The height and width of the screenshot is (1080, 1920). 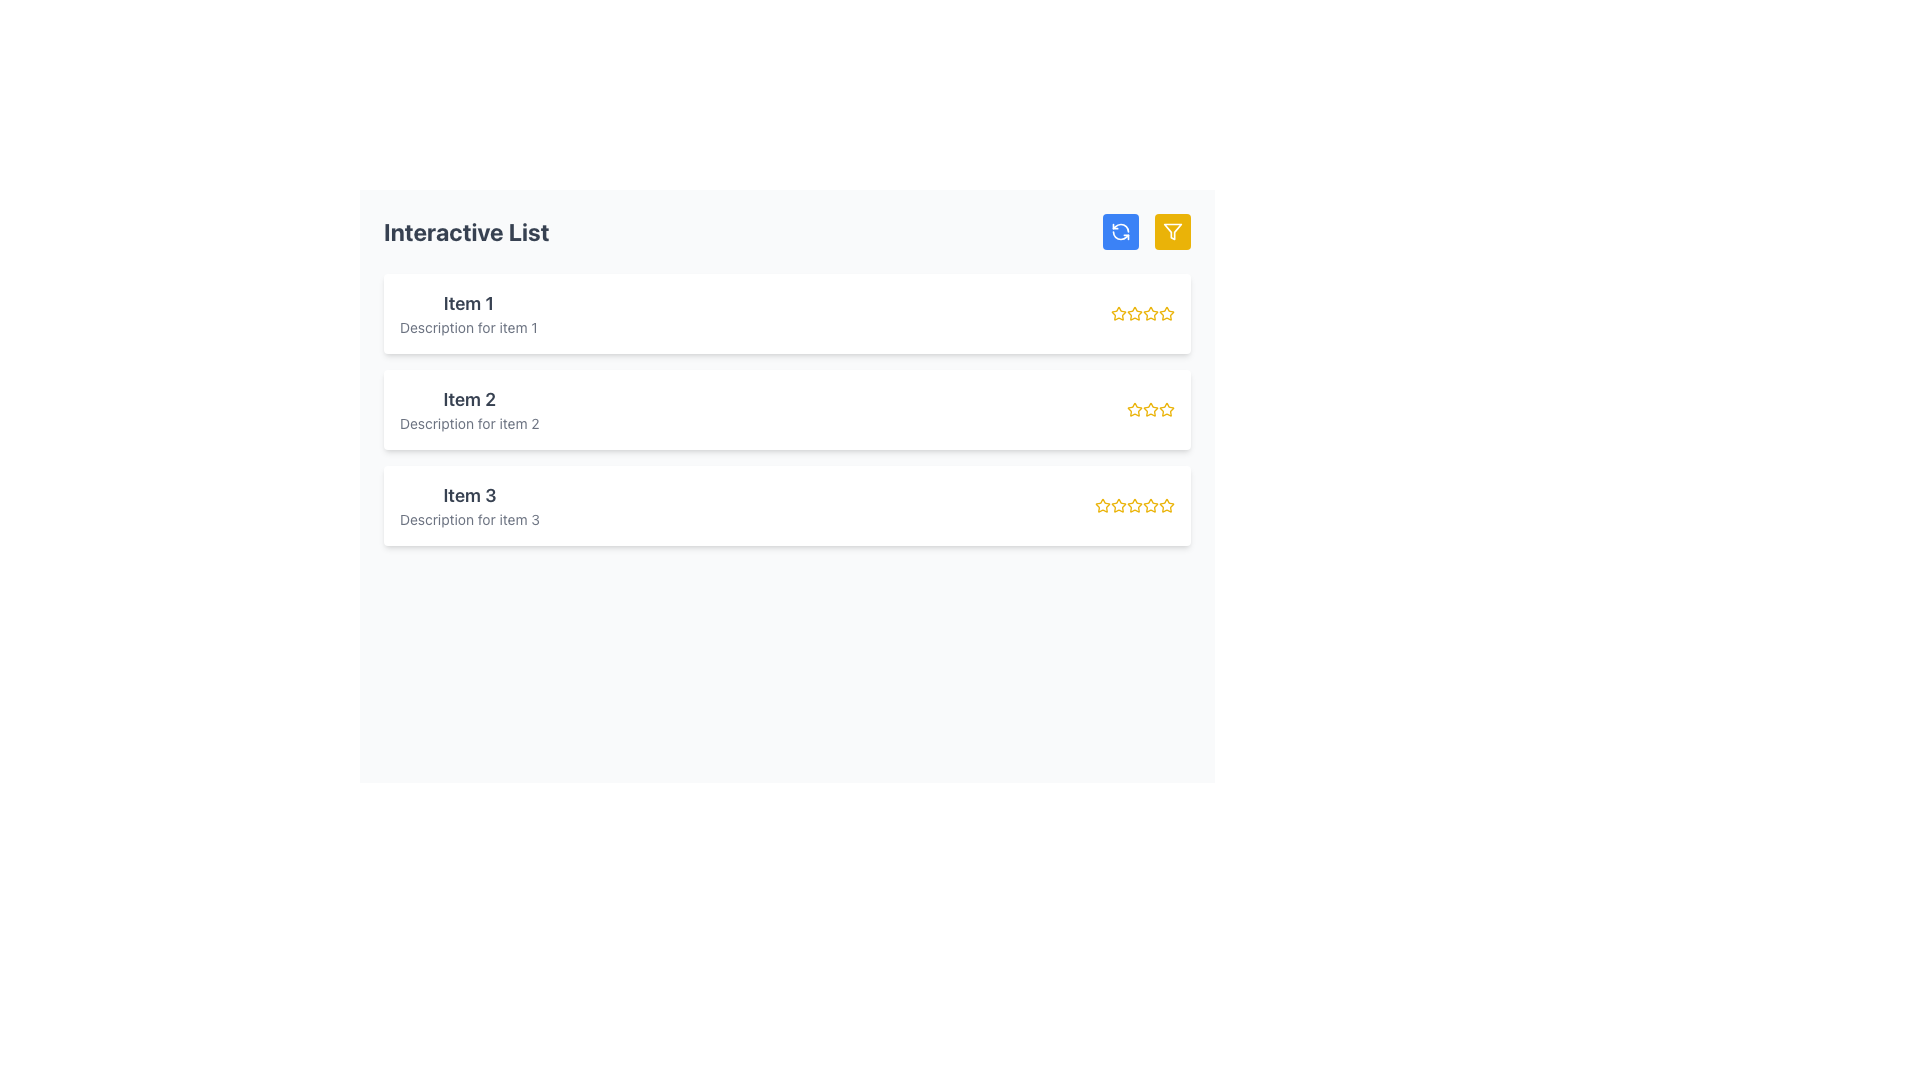 What do you see at coordinates (1166, 313) in the screenshot?
I see `from the star icon in the top-right corner of the first list item` at bounding box center [1166, 313].